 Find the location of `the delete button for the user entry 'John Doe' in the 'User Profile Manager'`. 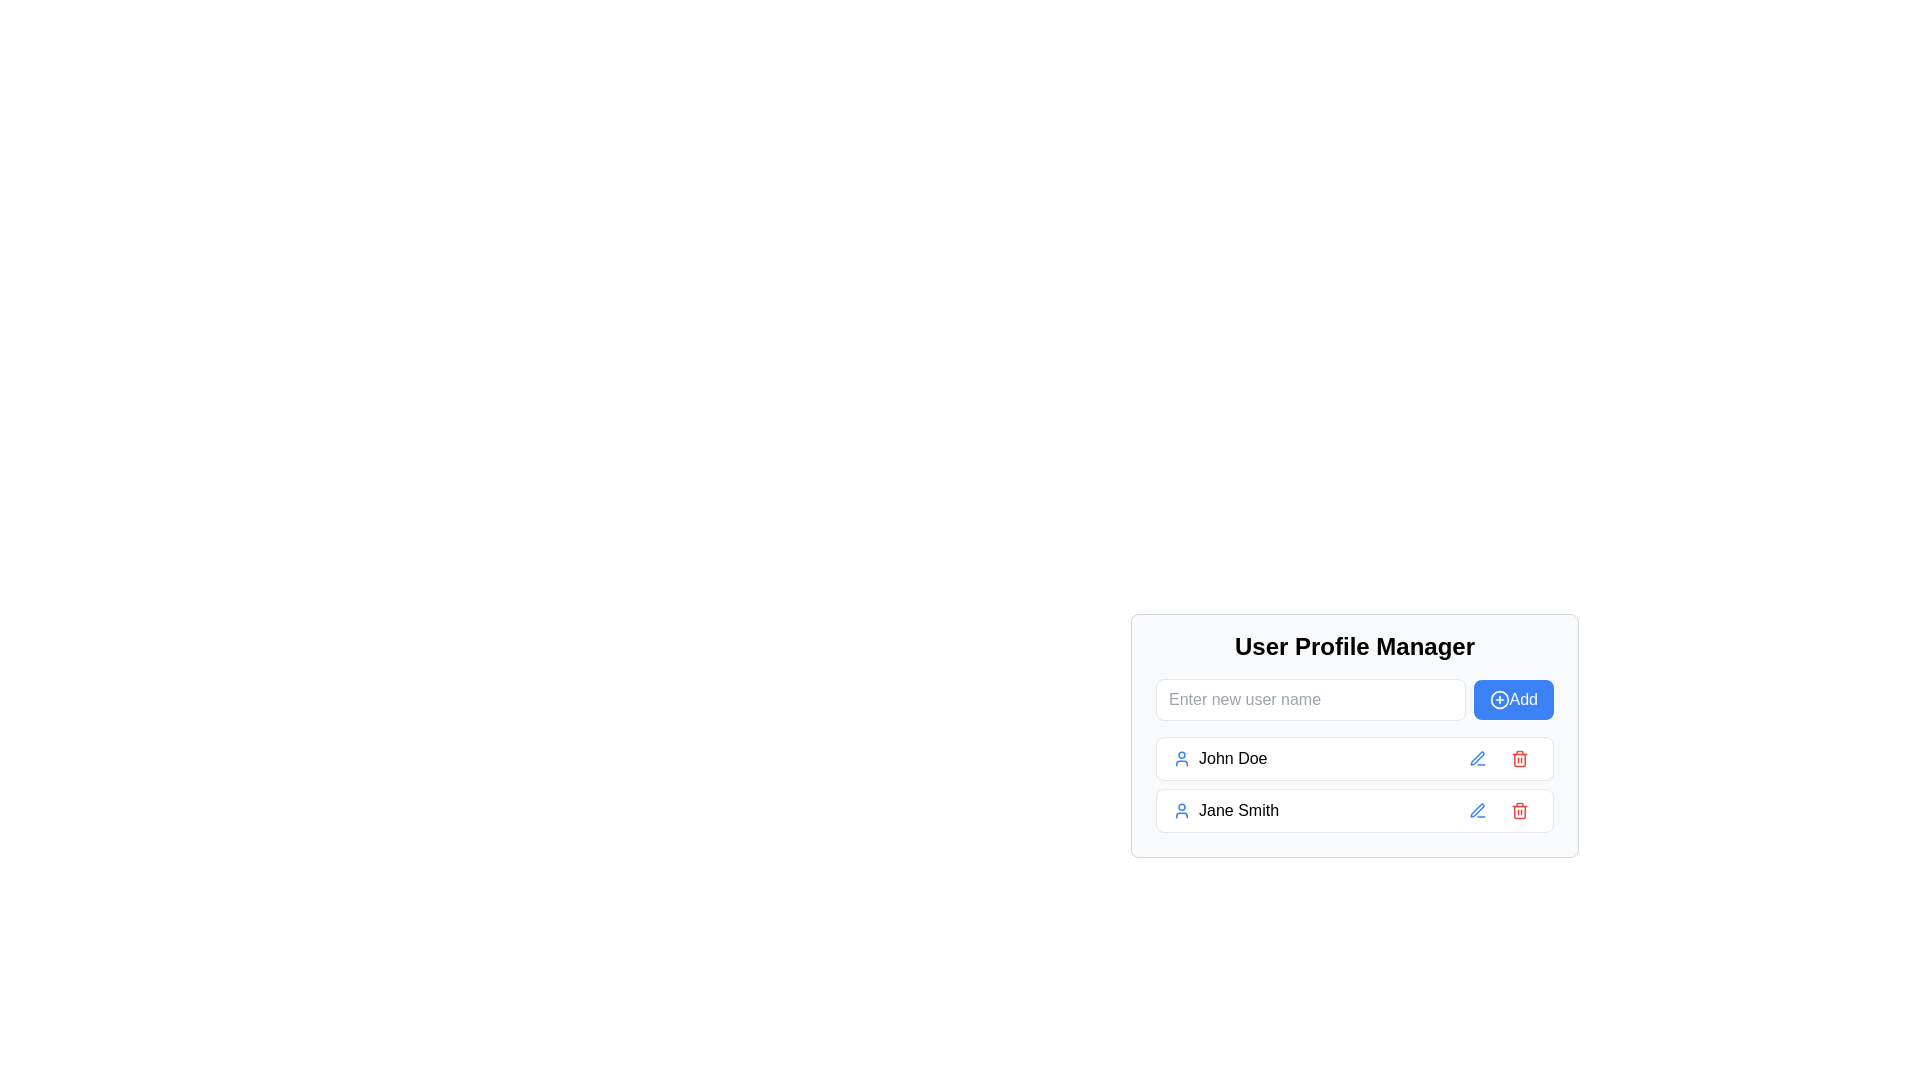

the delete button for the user entry 'John Doe' in the 'User Profile Manager' is located at coordinates (1520, 759).